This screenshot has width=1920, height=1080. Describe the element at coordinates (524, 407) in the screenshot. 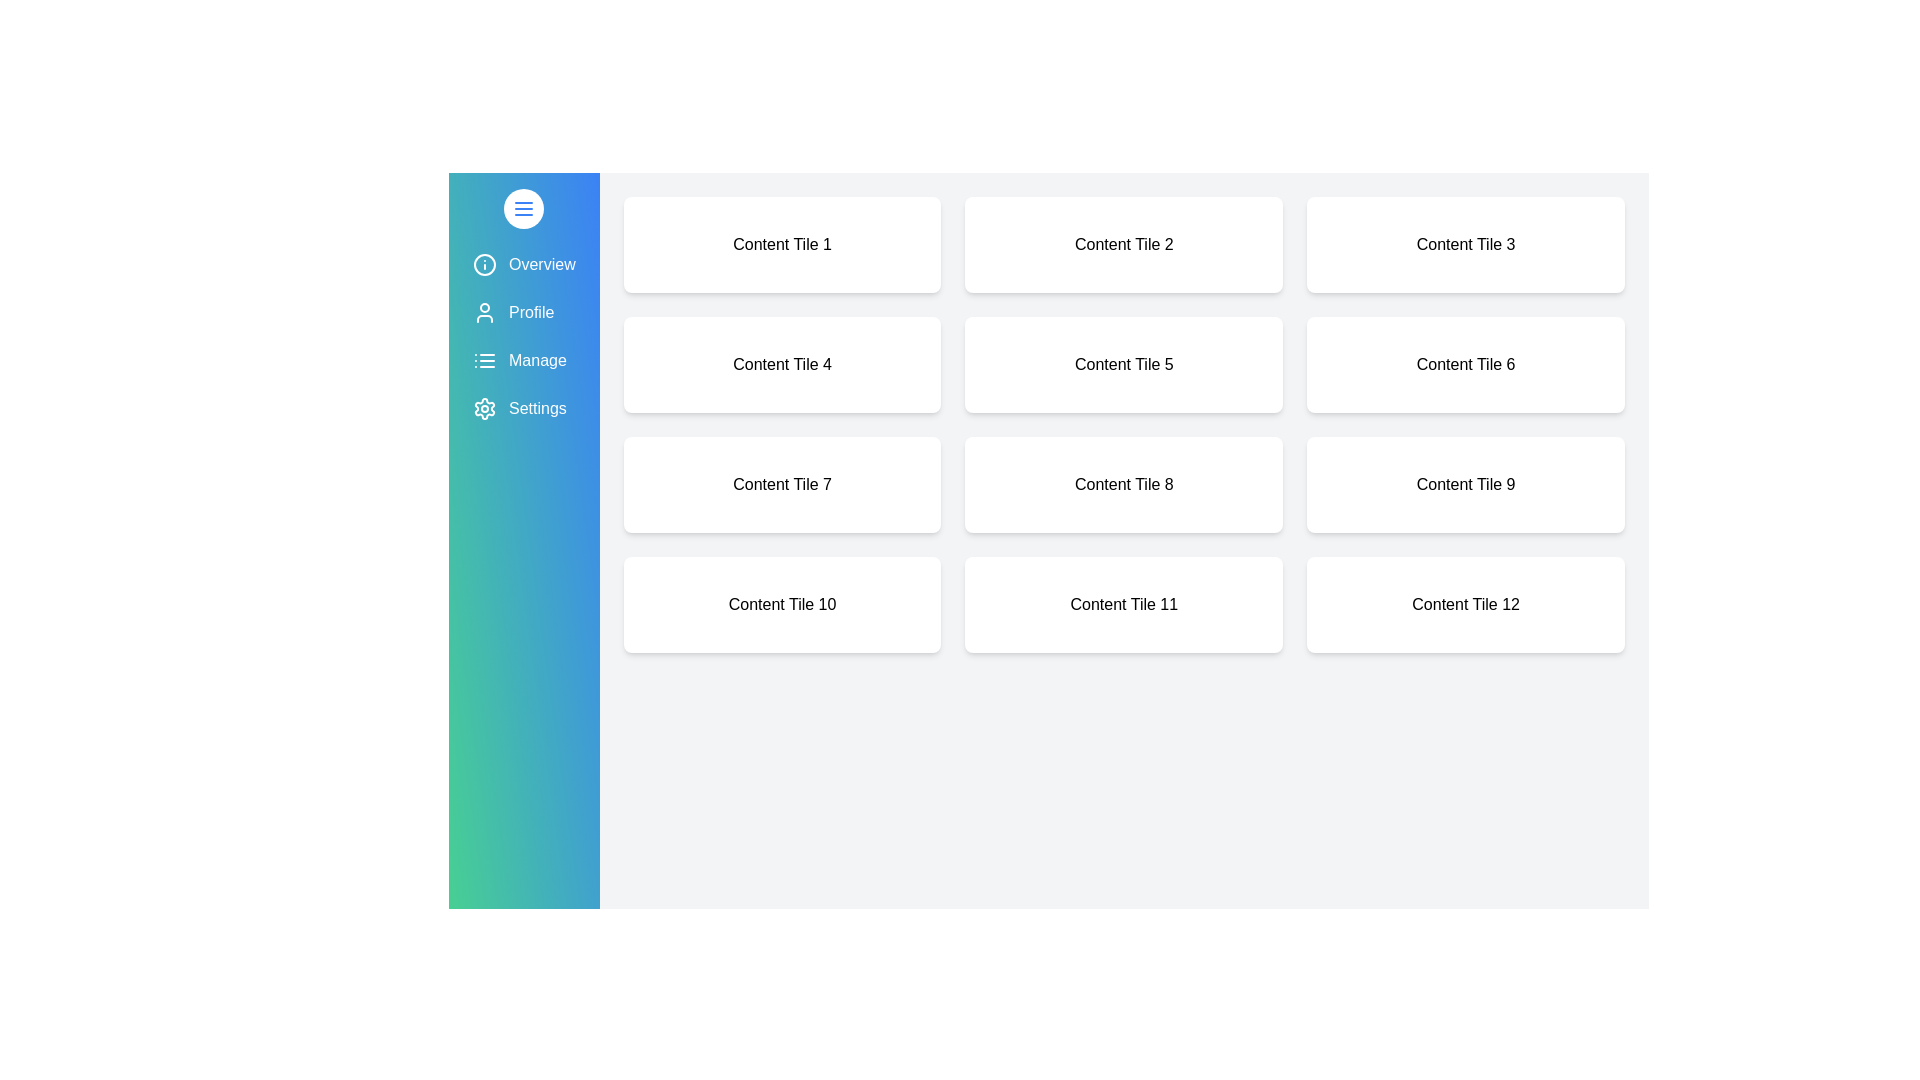

I see `the menu item labeled Settings` at that location.